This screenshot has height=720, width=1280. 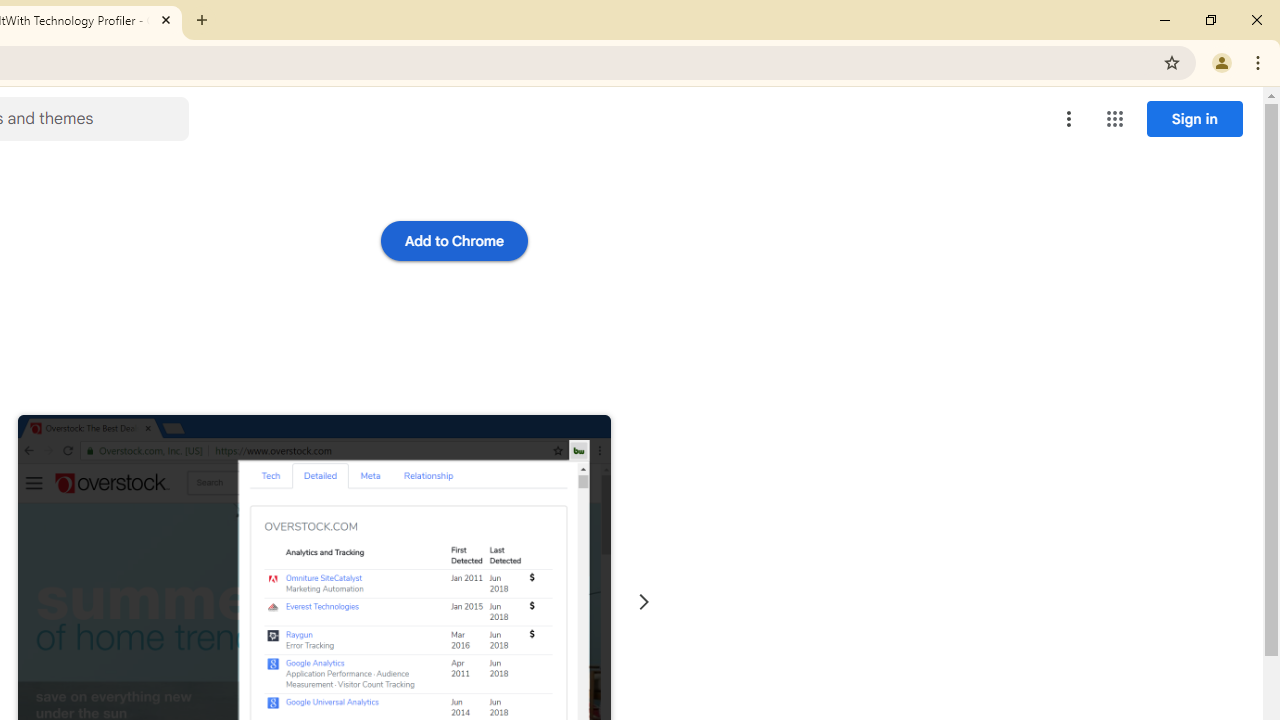 What do you see at coordinates (452, 239) in the screenshot?
I see `'Add to Chrome'` at bounding box center [452, 239].